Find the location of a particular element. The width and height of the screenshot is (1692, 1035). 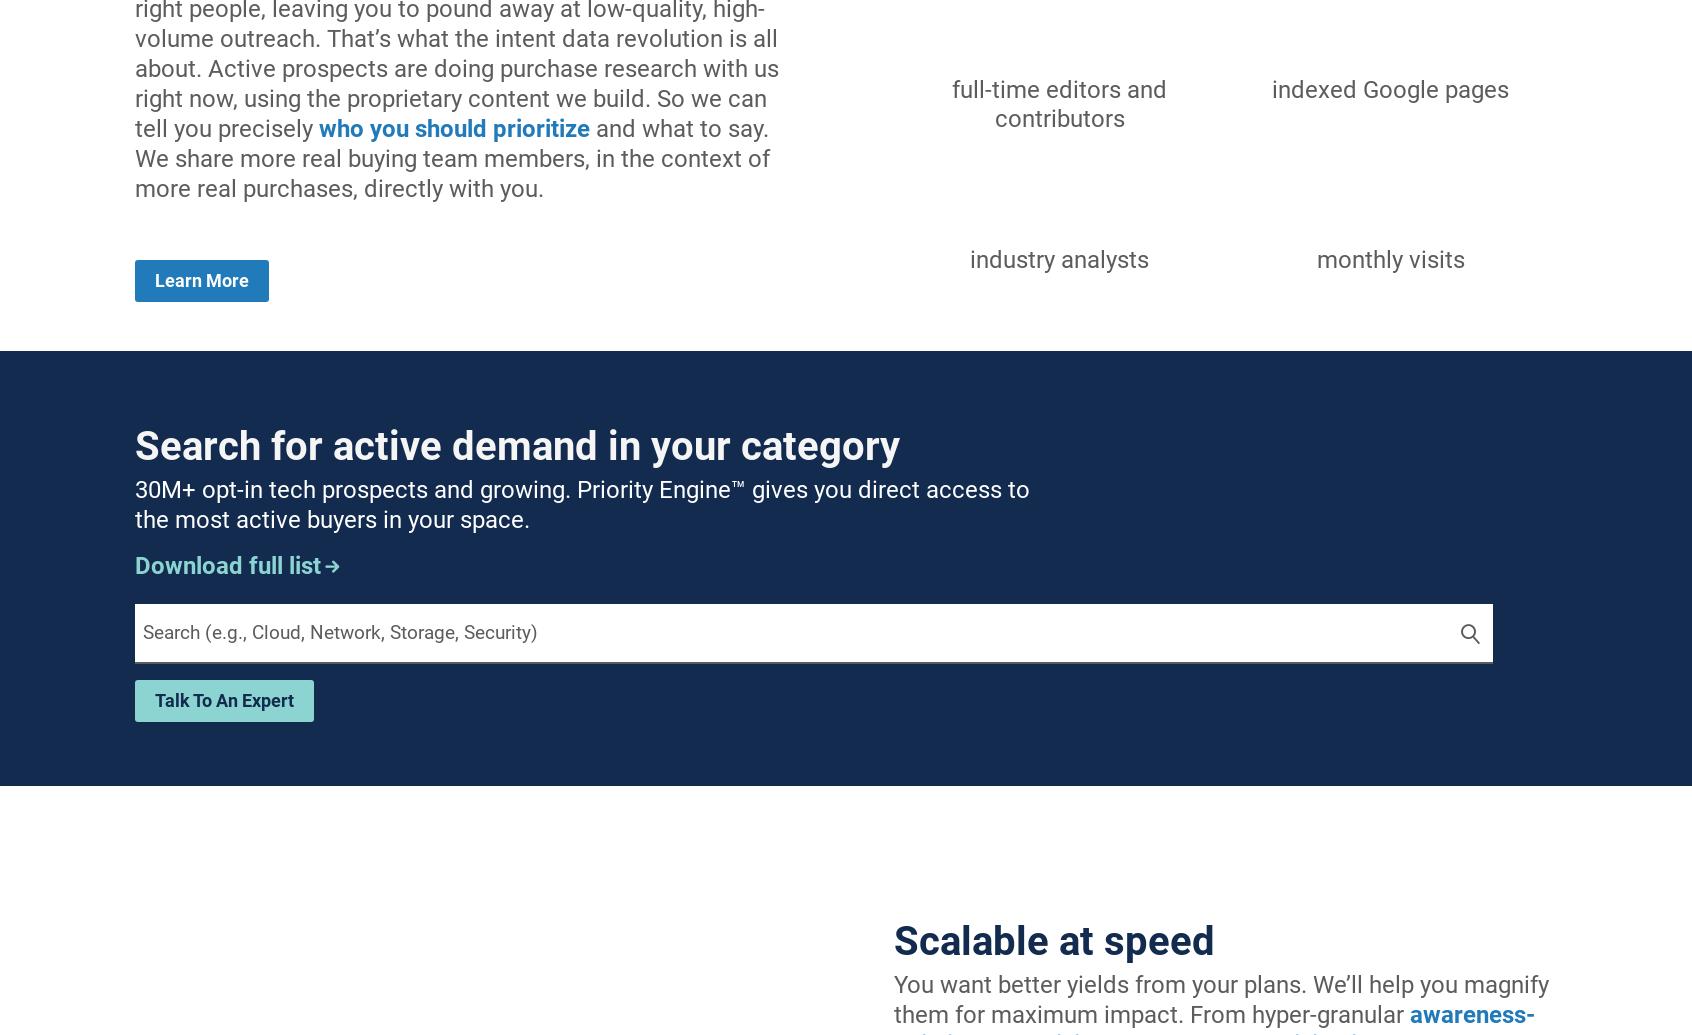

'Learn more' is located at coordinates (201, 279).